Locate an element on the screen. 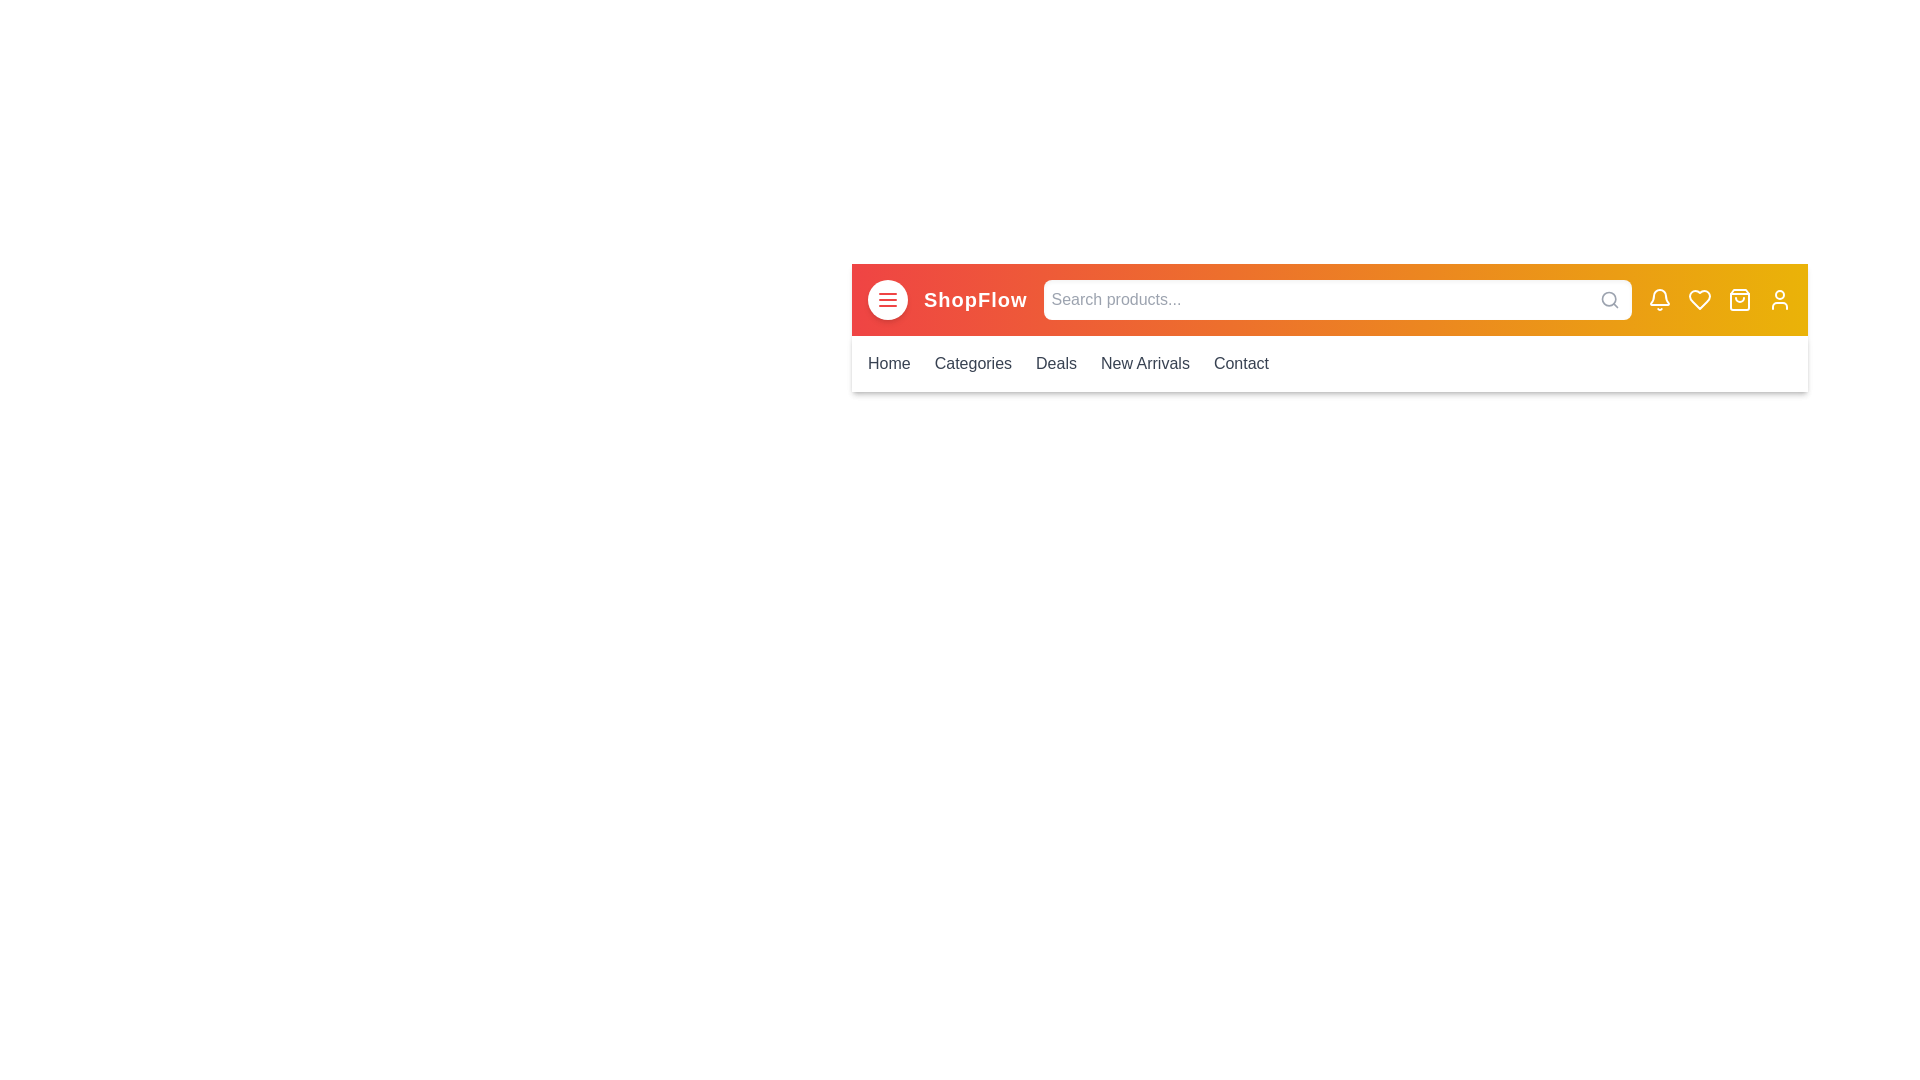 This screenshot has height=1080, width=1920. the menu button to toggle the menu visibility is located at coordinates (887, 300).